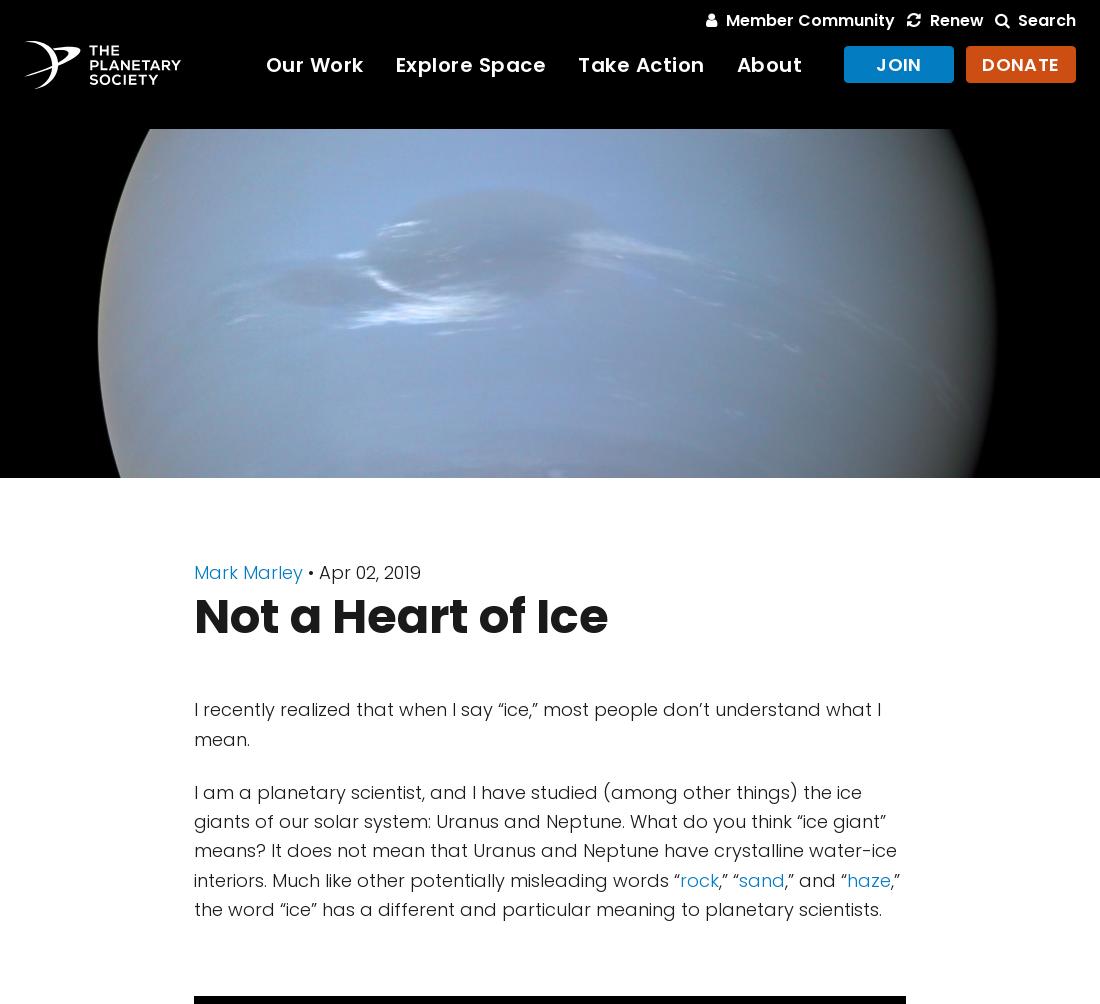 This screenshot has width=1100, height=1004. I want to click on ',” the word “ice” has a different and particular meaning to planetary scientists.', so click(547, 892).